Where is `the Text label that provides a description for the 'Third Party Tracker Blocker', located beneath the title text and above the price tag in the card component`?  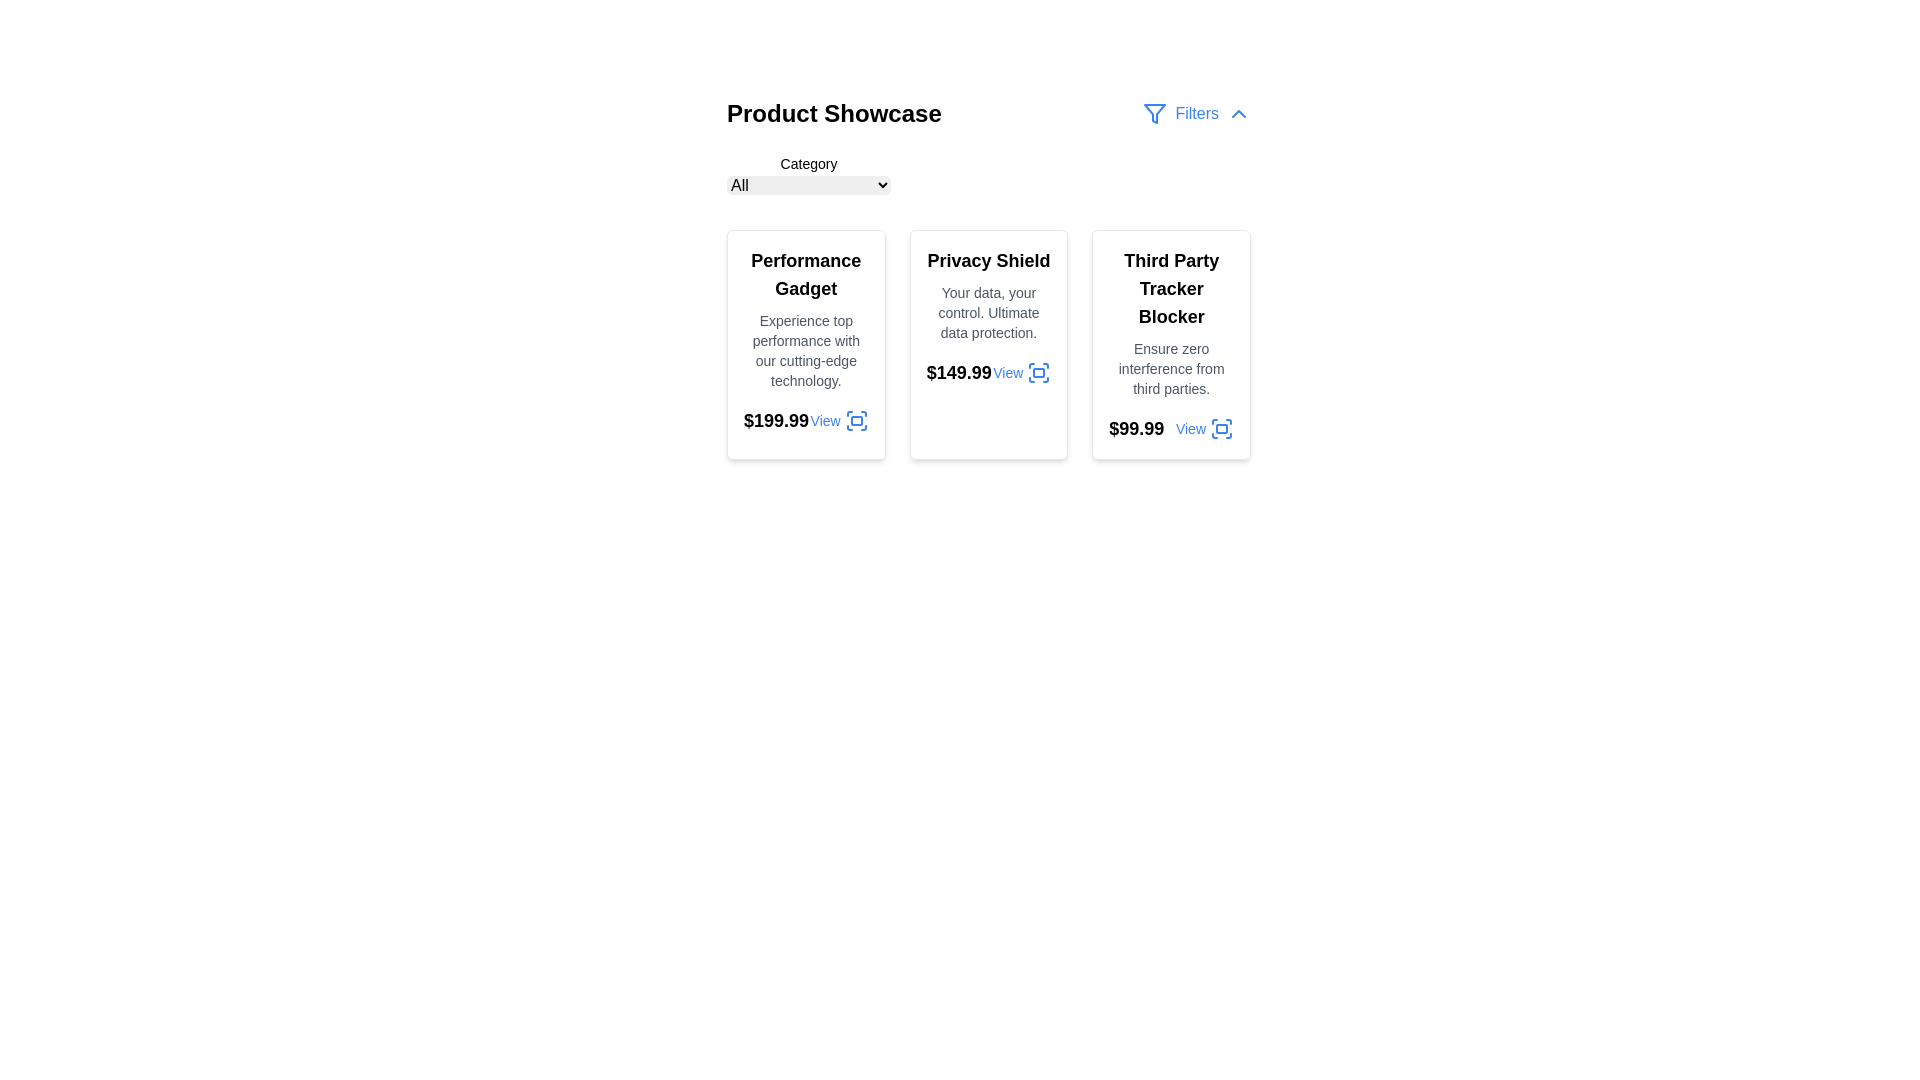
the Text label that provides a description for the 'Third Party Tracker Blocker', located beneath the title text and above the price tag in the card component is located at coordinates (1171, 369).